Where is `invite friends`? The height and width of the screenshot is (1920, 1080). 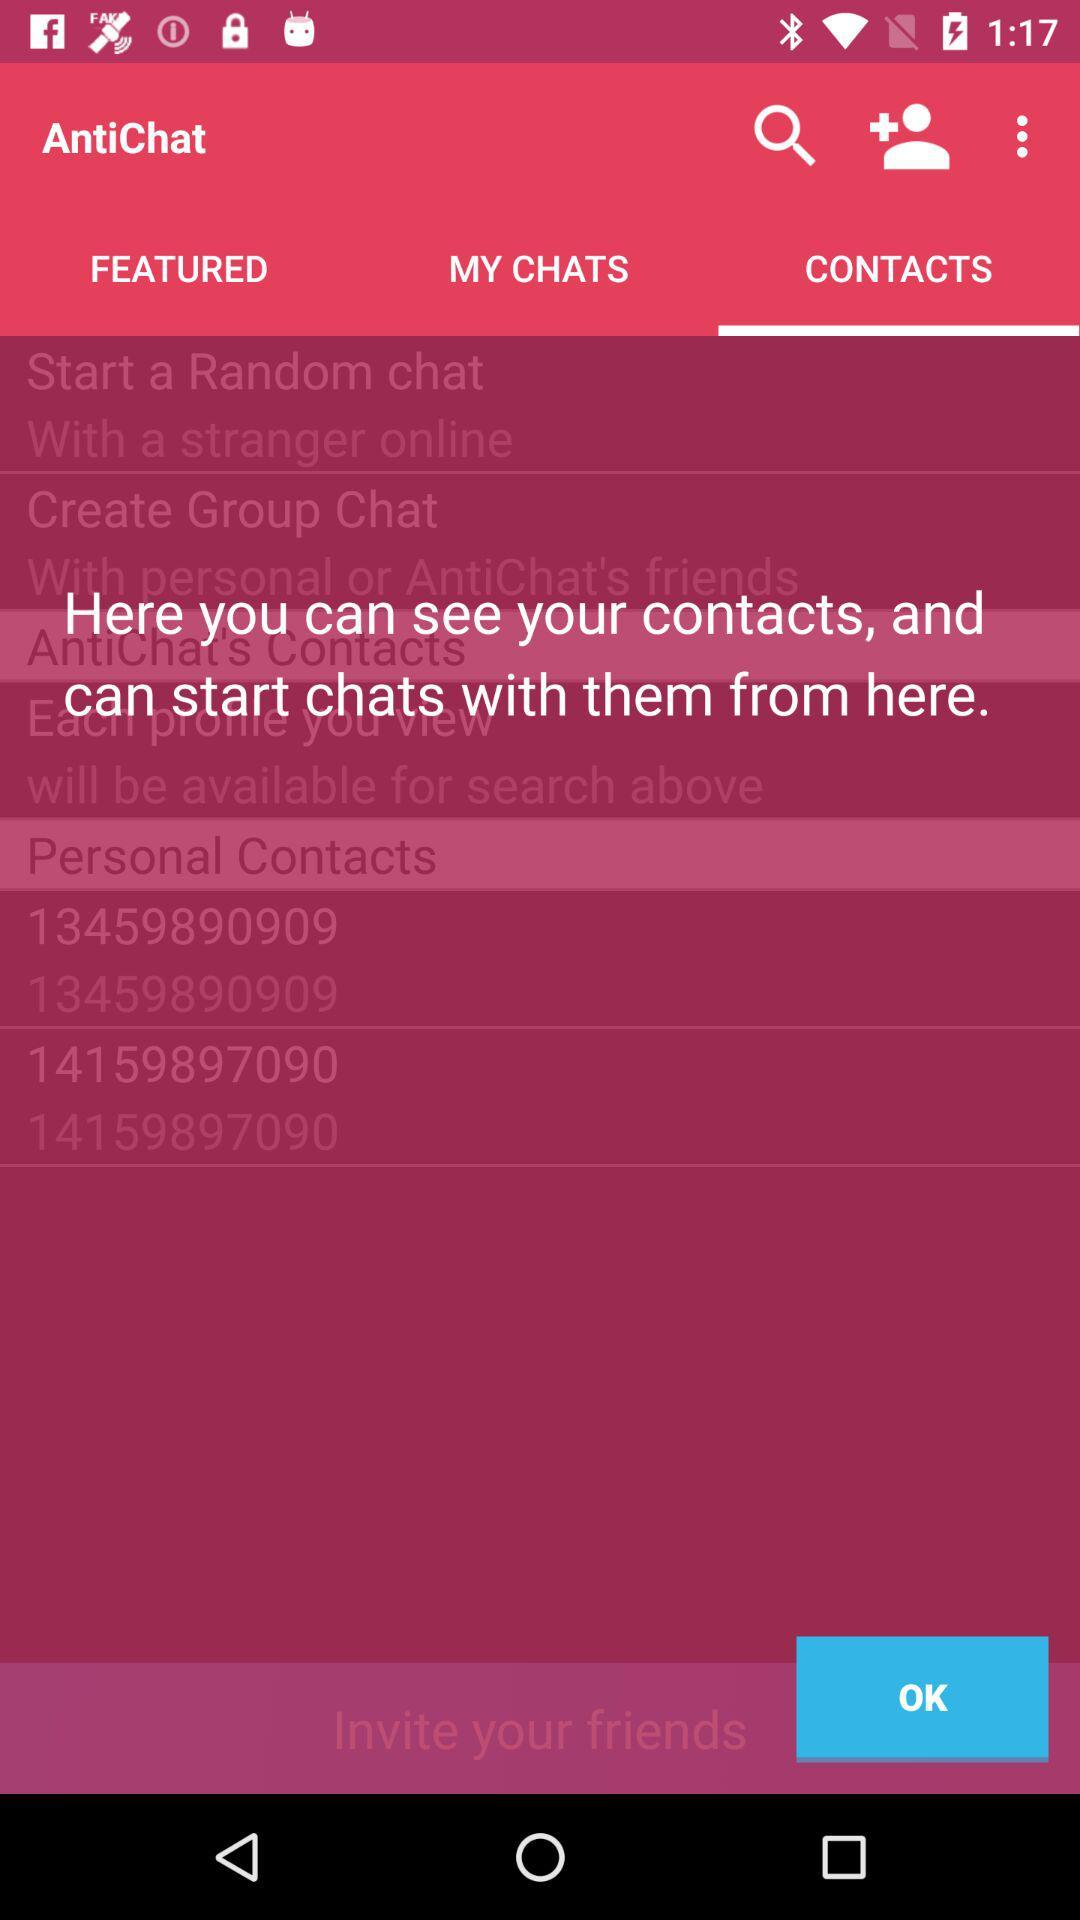 invite friends is located at coordinates (540, 1727).